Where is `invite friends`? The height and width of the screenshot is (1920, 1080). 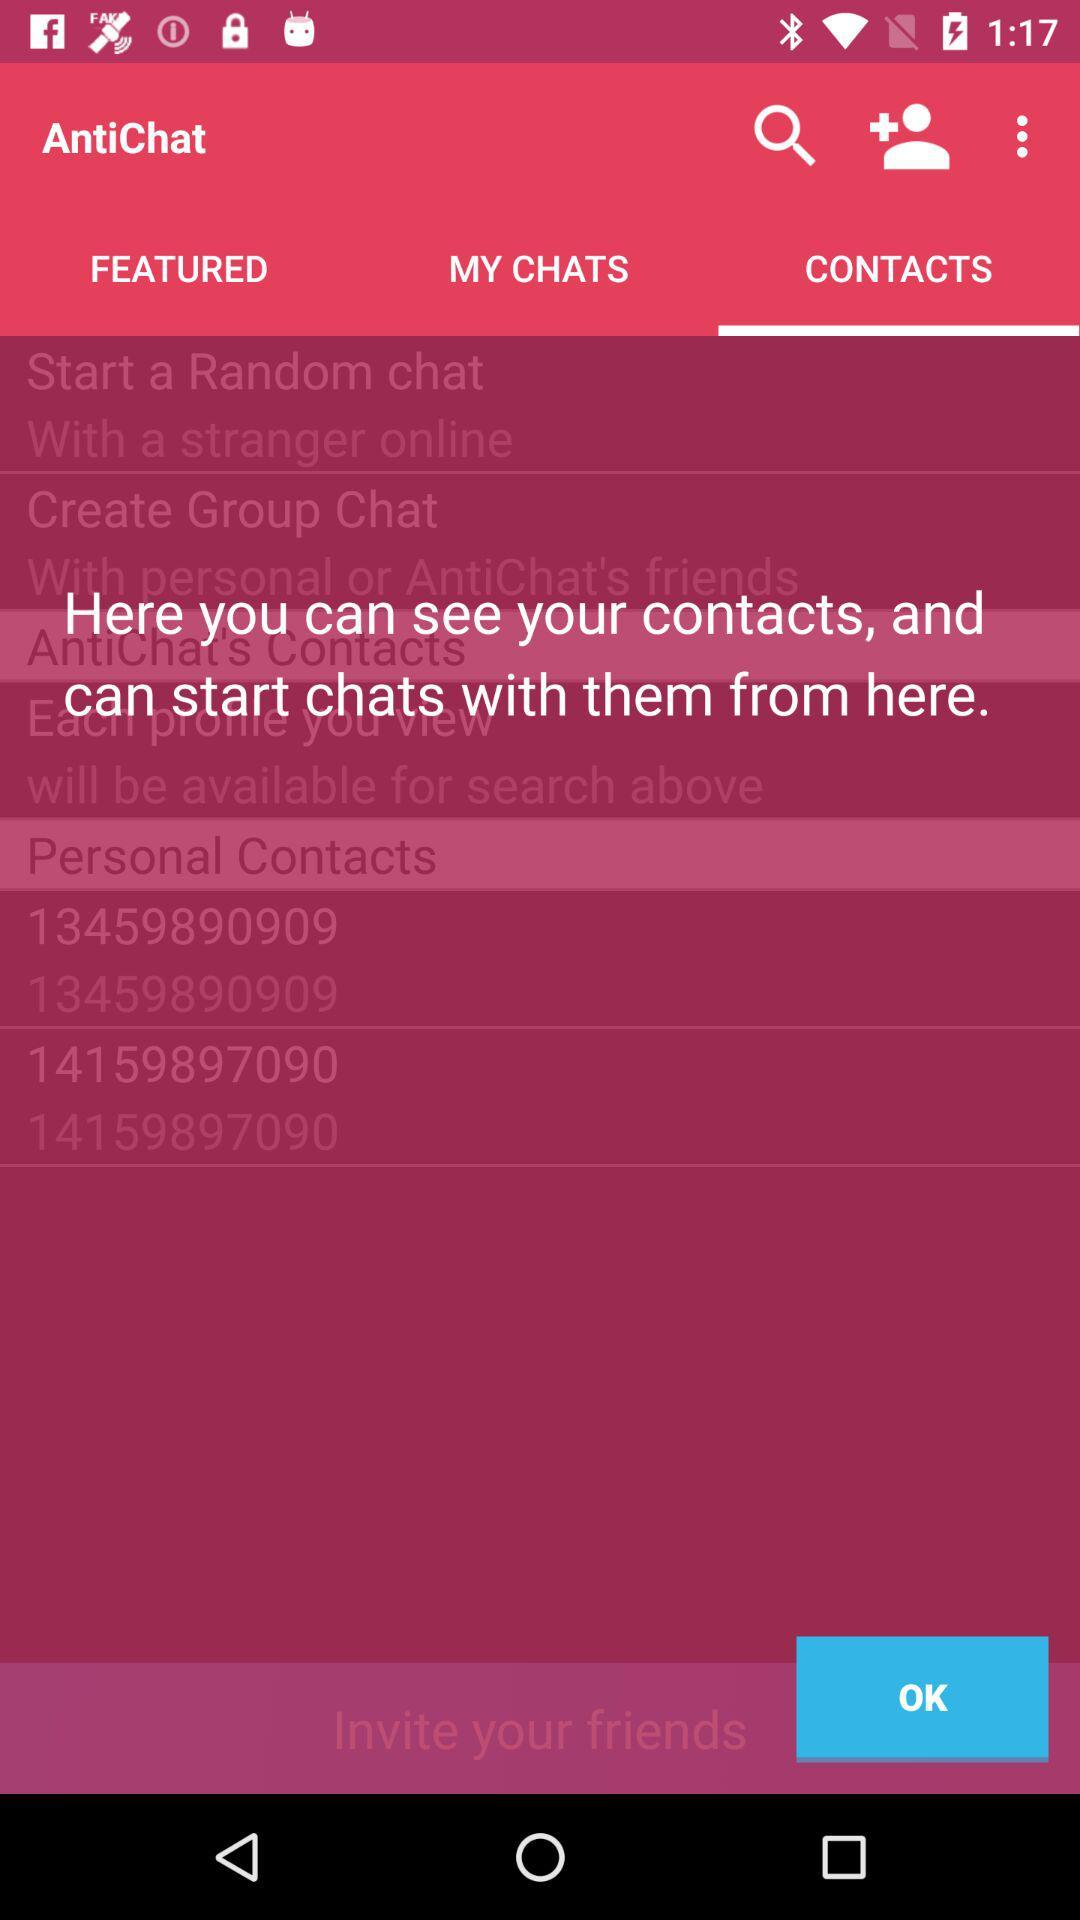 invite friends is located at coordinates (540, 1727).